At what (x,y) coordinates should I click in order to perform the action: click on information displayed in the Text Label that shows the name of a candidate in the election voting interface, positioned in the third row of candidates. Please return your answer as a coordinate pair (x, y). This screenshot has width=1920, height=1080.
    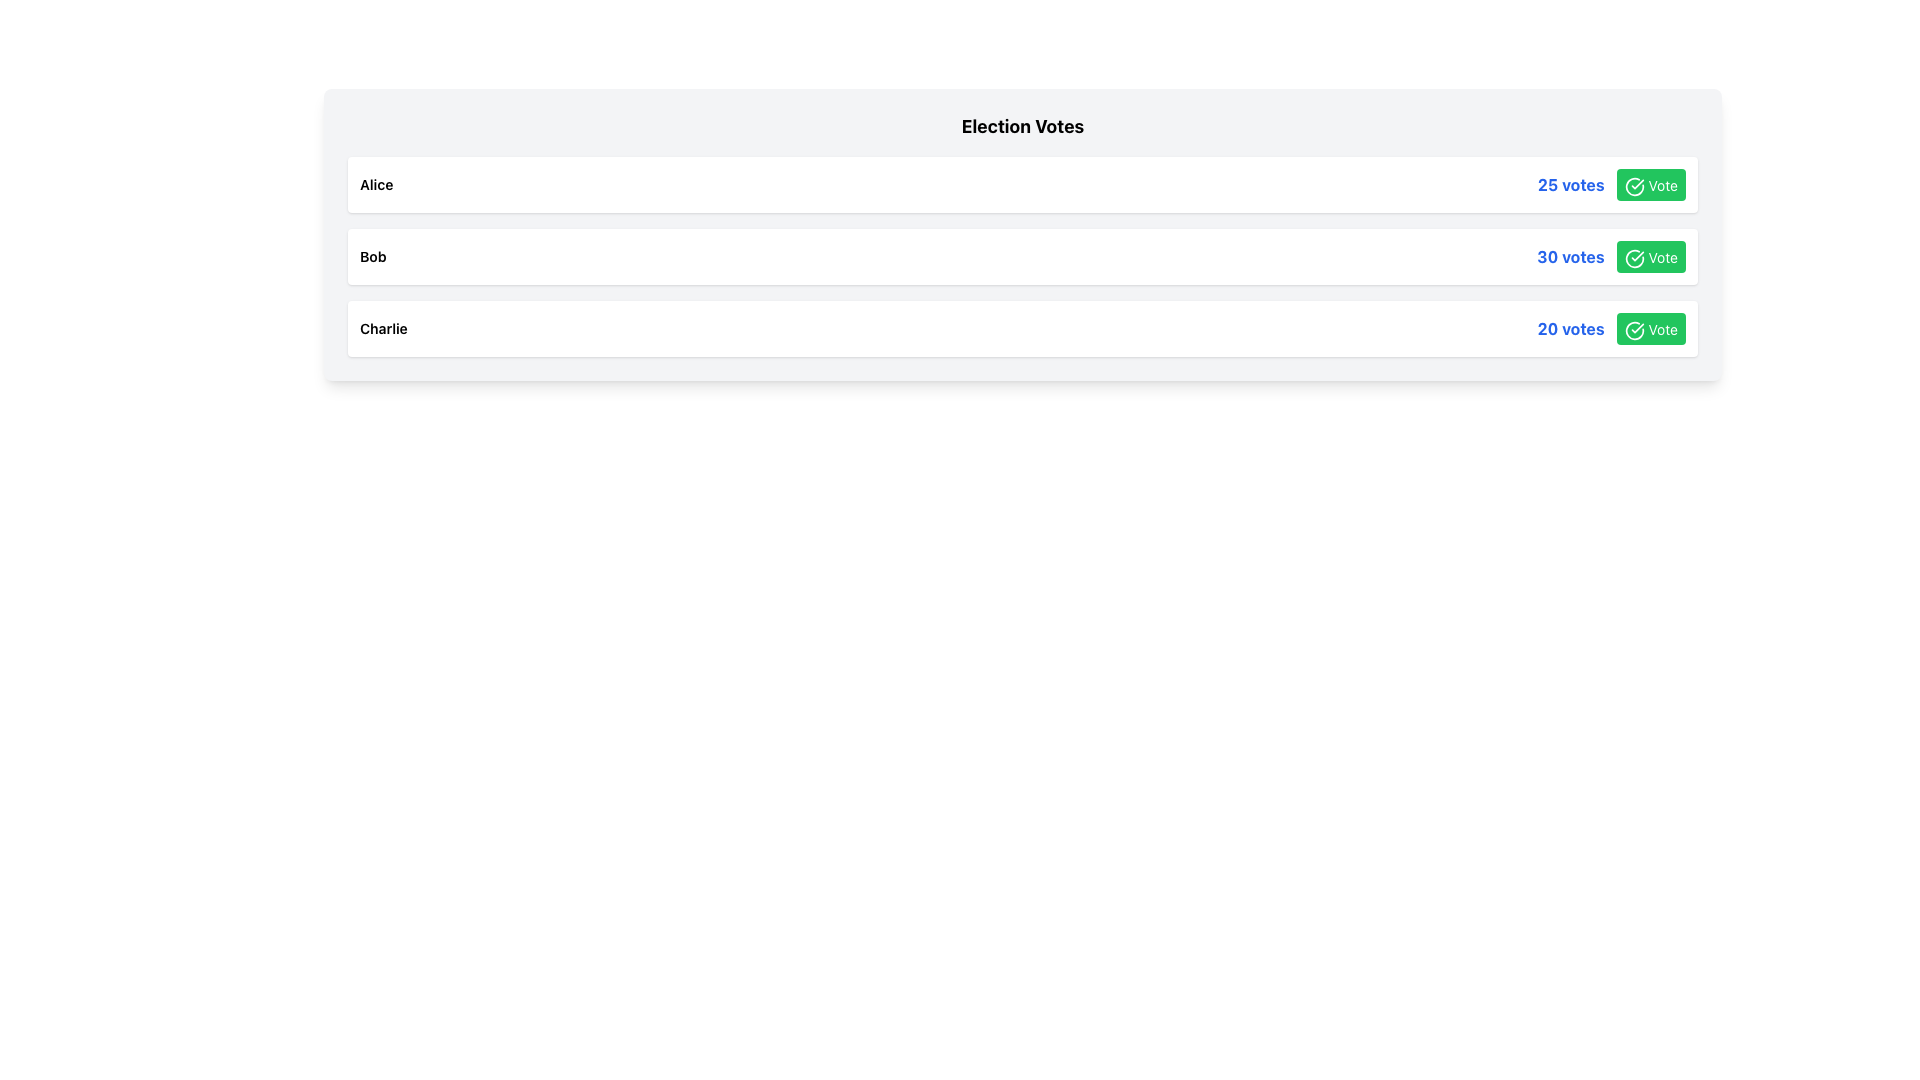
    Looking at the image, I should click on (384, 327).